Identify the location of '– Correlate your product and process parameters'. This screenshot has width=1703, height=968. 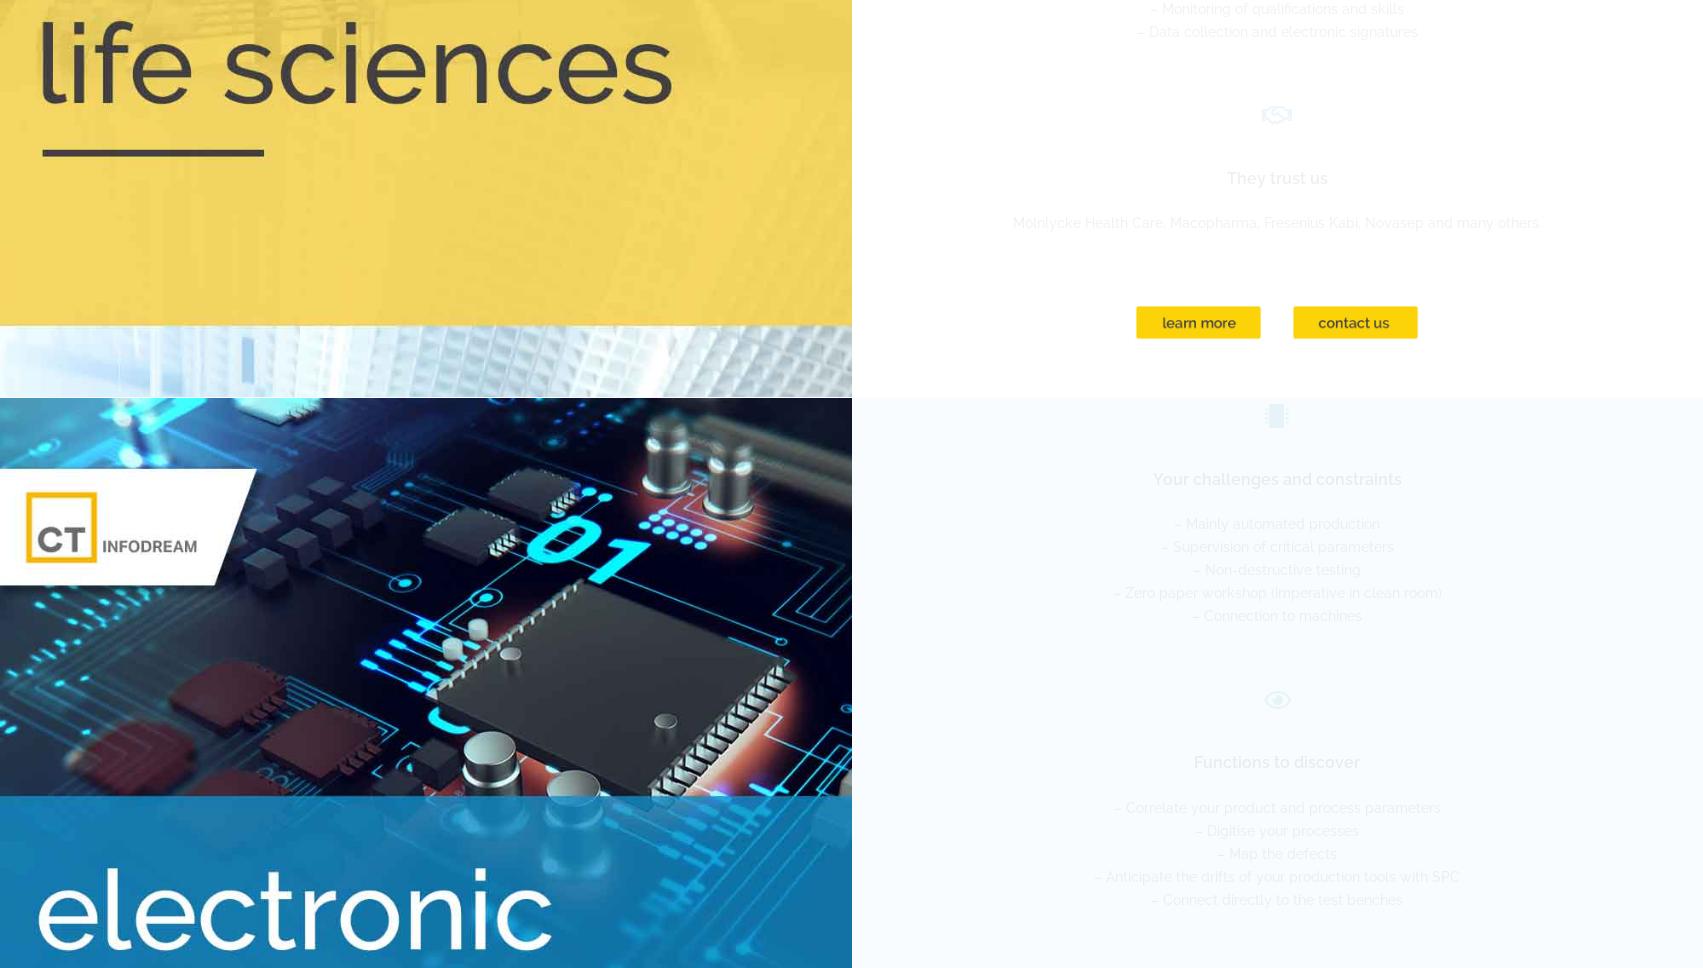
(1275, 807).